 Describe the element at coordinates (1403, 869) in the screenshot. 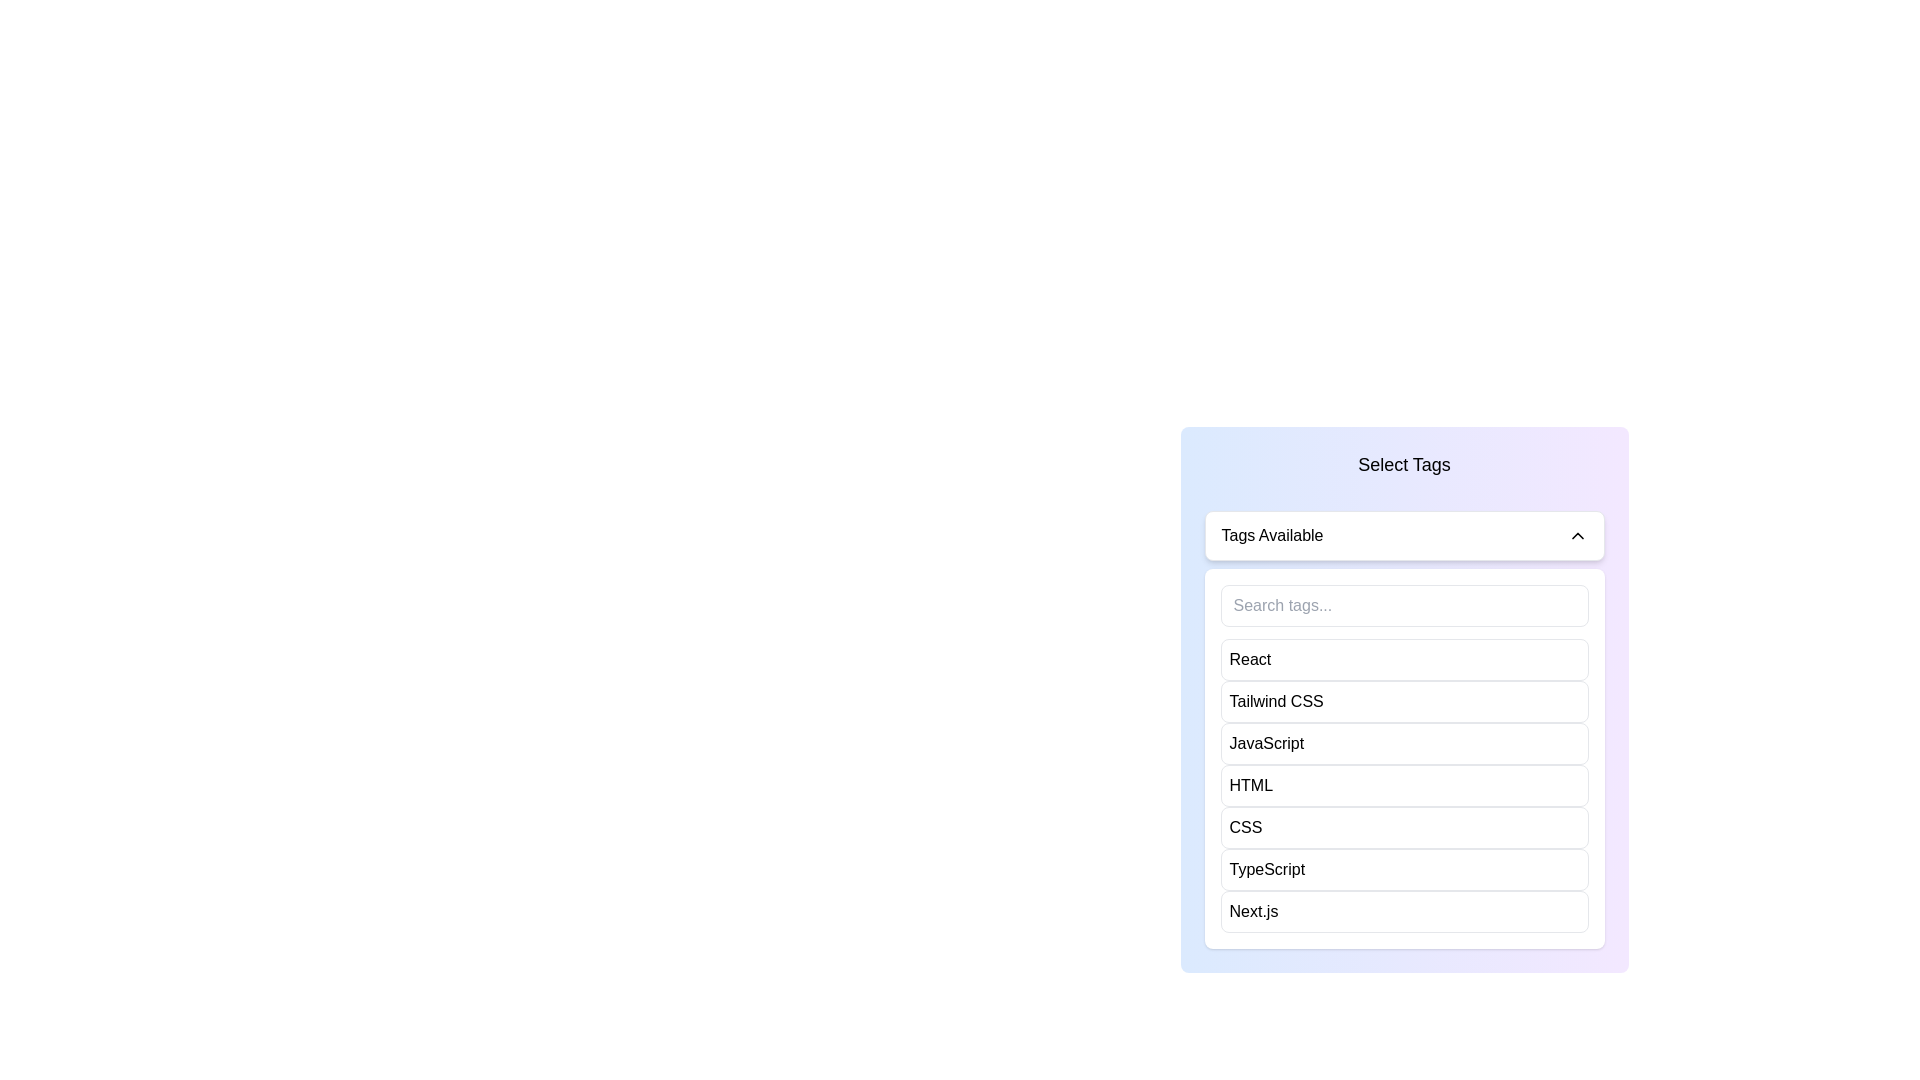

I see `the 'TypeScript' tag entry within the 'Tags Available' dropdown, which is styled with padding and rounded corners` at that location.